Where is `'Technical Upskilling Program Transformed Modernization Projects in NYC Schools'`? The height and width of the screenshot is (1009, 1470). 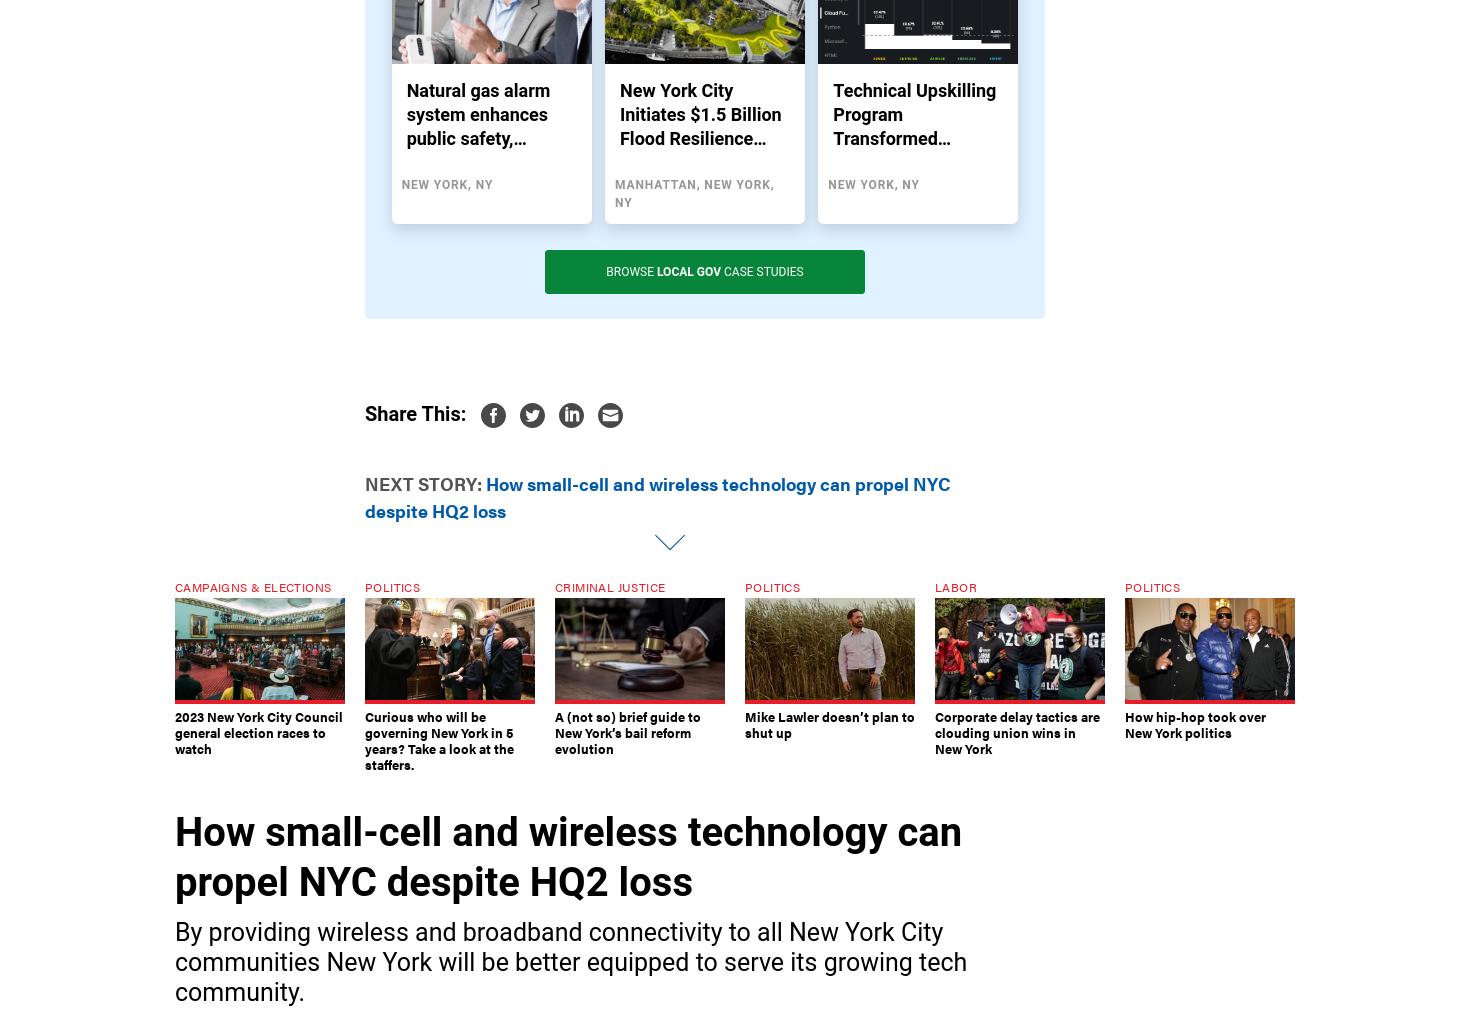 'Technical Upskilling Program Transformed Modernization Projects in NYC Schools' is located at coordinates (914, 149).